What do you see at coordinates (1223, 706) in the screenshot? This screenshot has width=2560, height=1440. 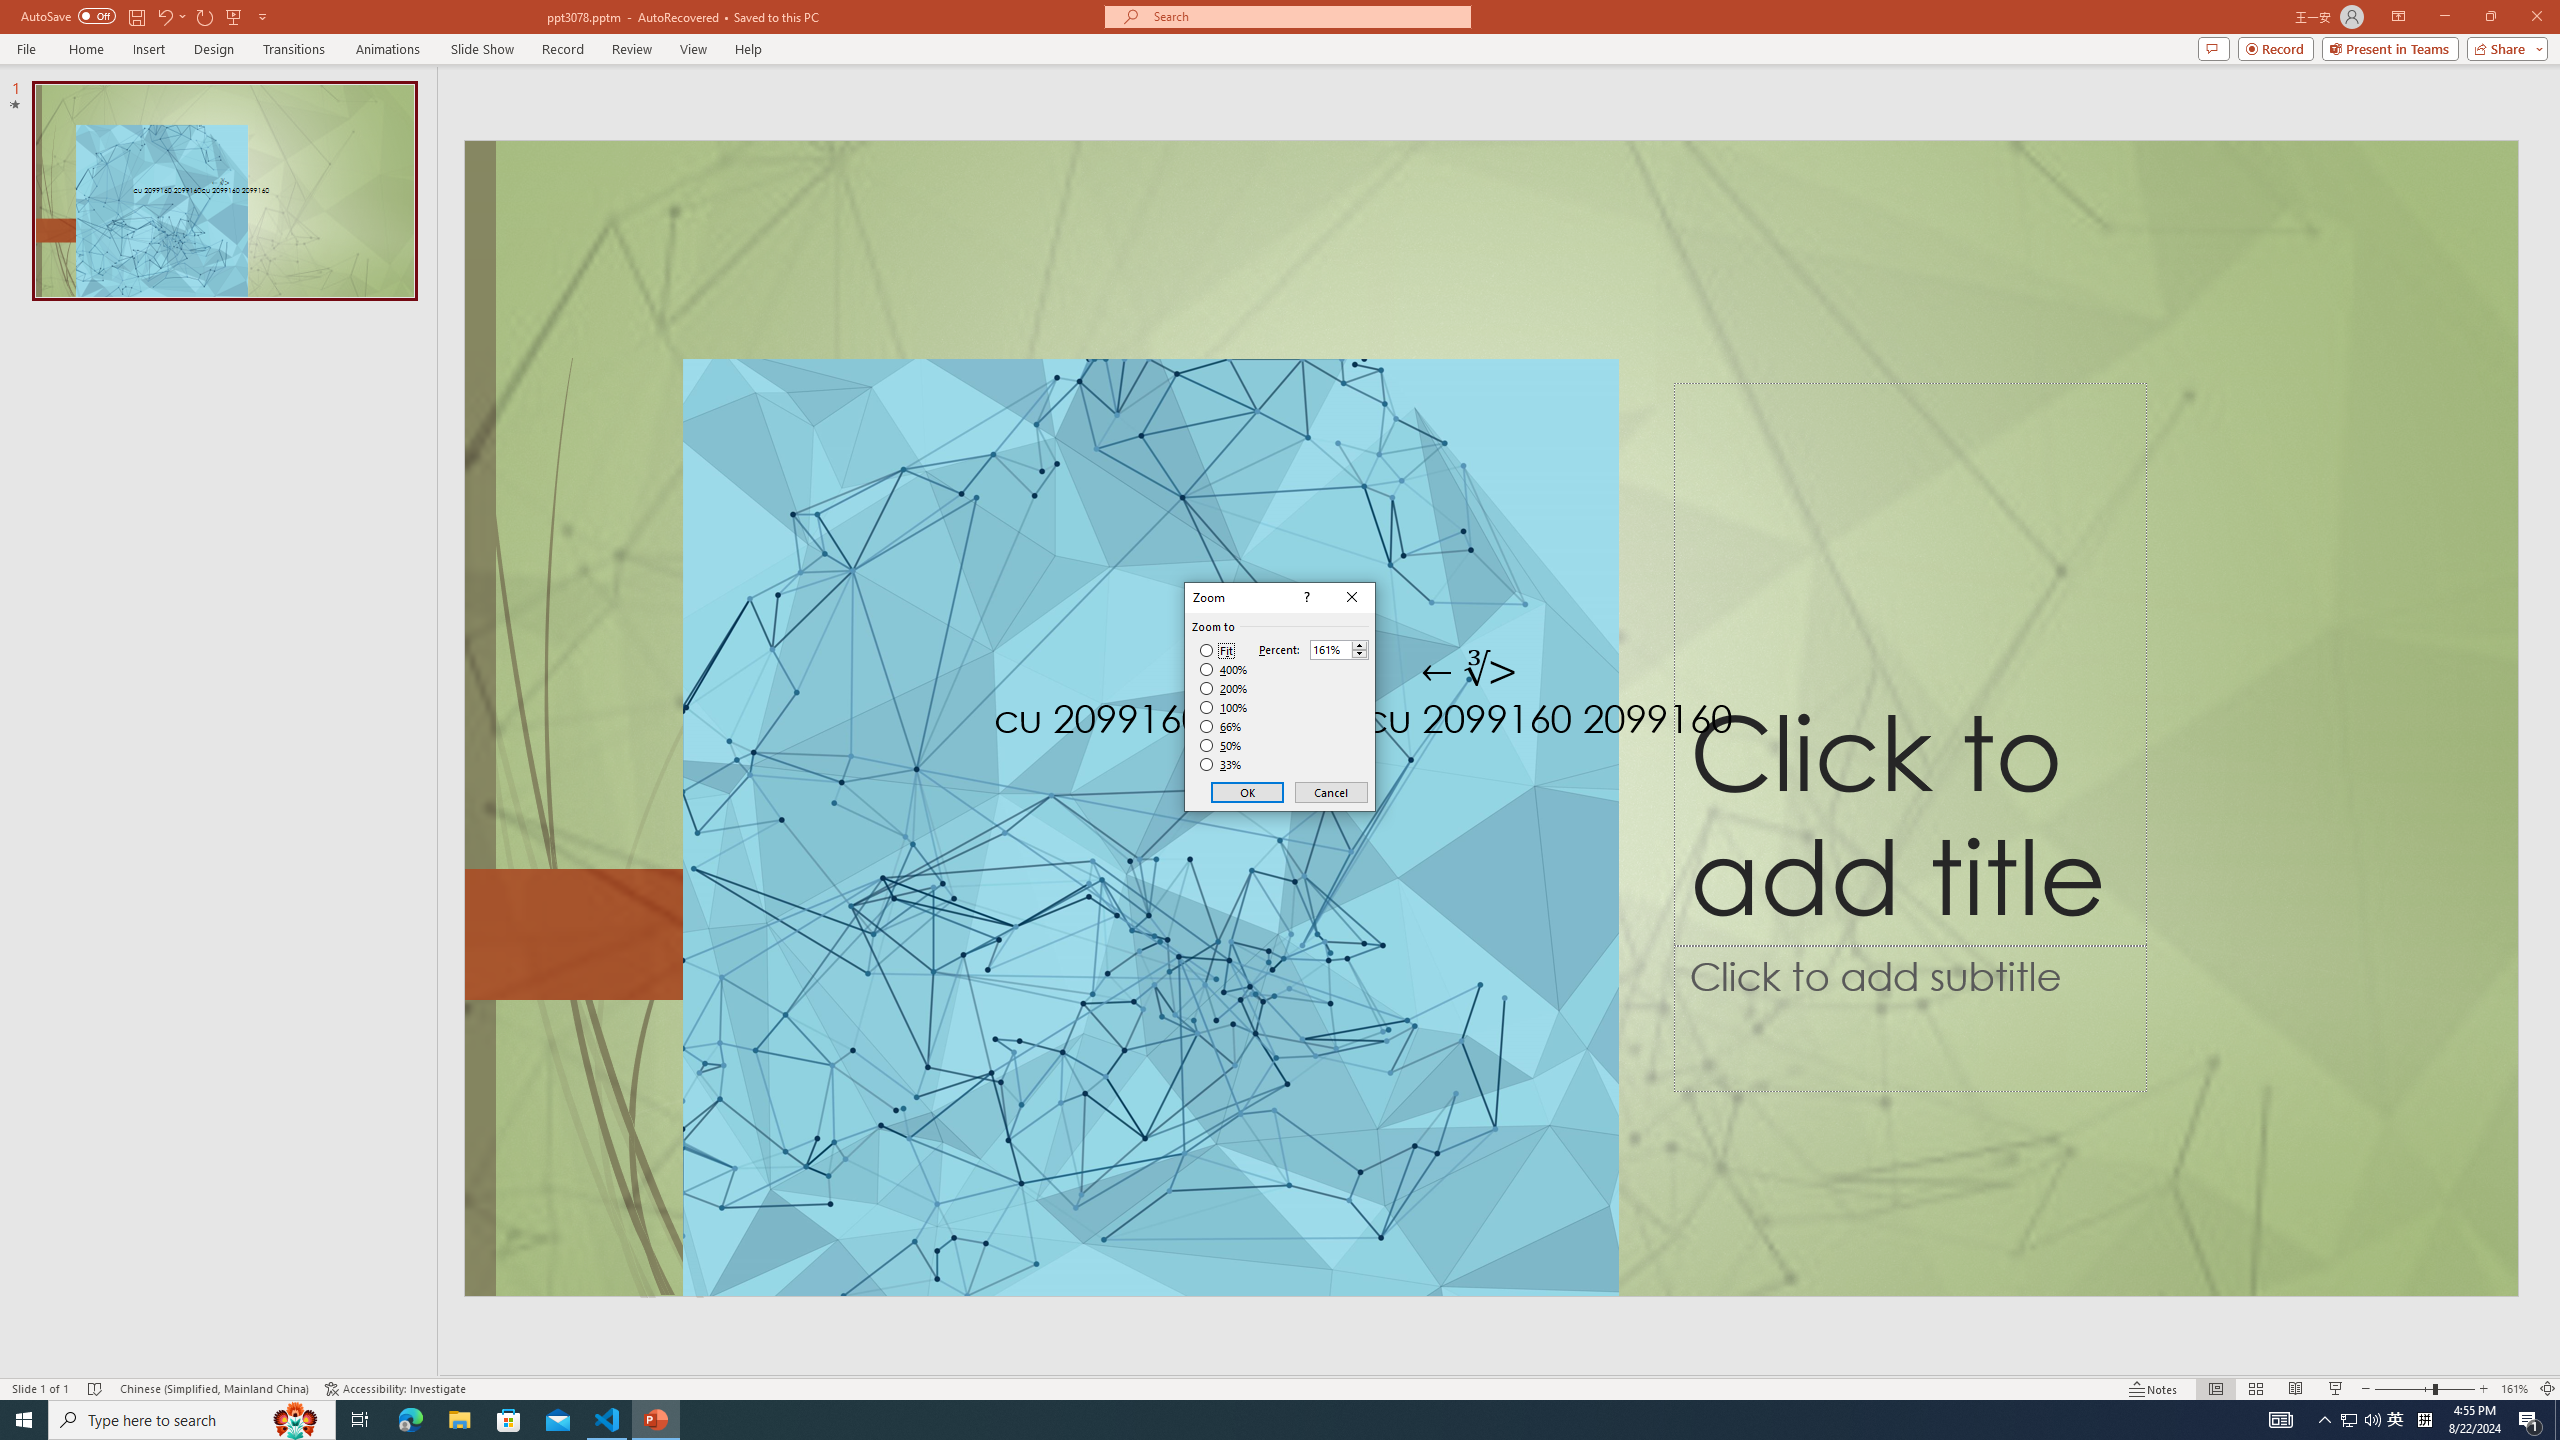 I see `'100%'` at bounding box center [1223, 706].